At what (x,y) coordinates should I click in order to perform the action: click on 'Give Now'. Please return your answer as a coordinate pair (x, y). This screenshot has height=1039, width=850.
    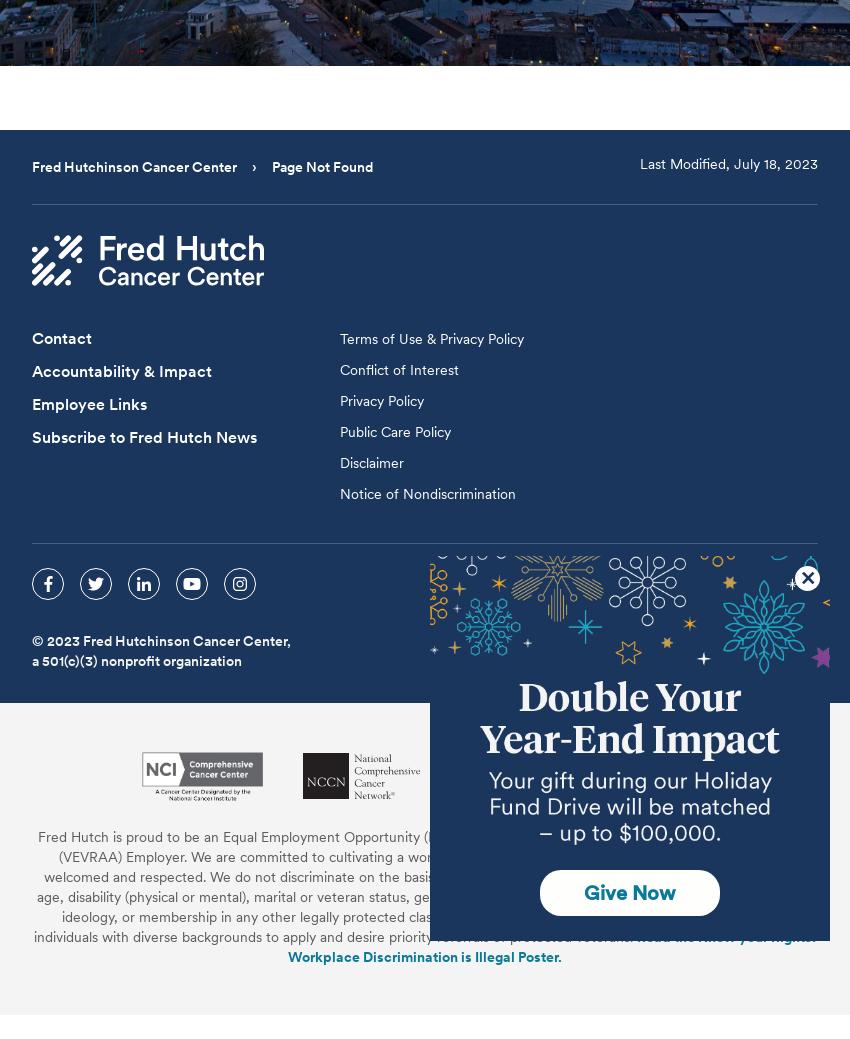
    Looking at the image, I should click on (629, 893).